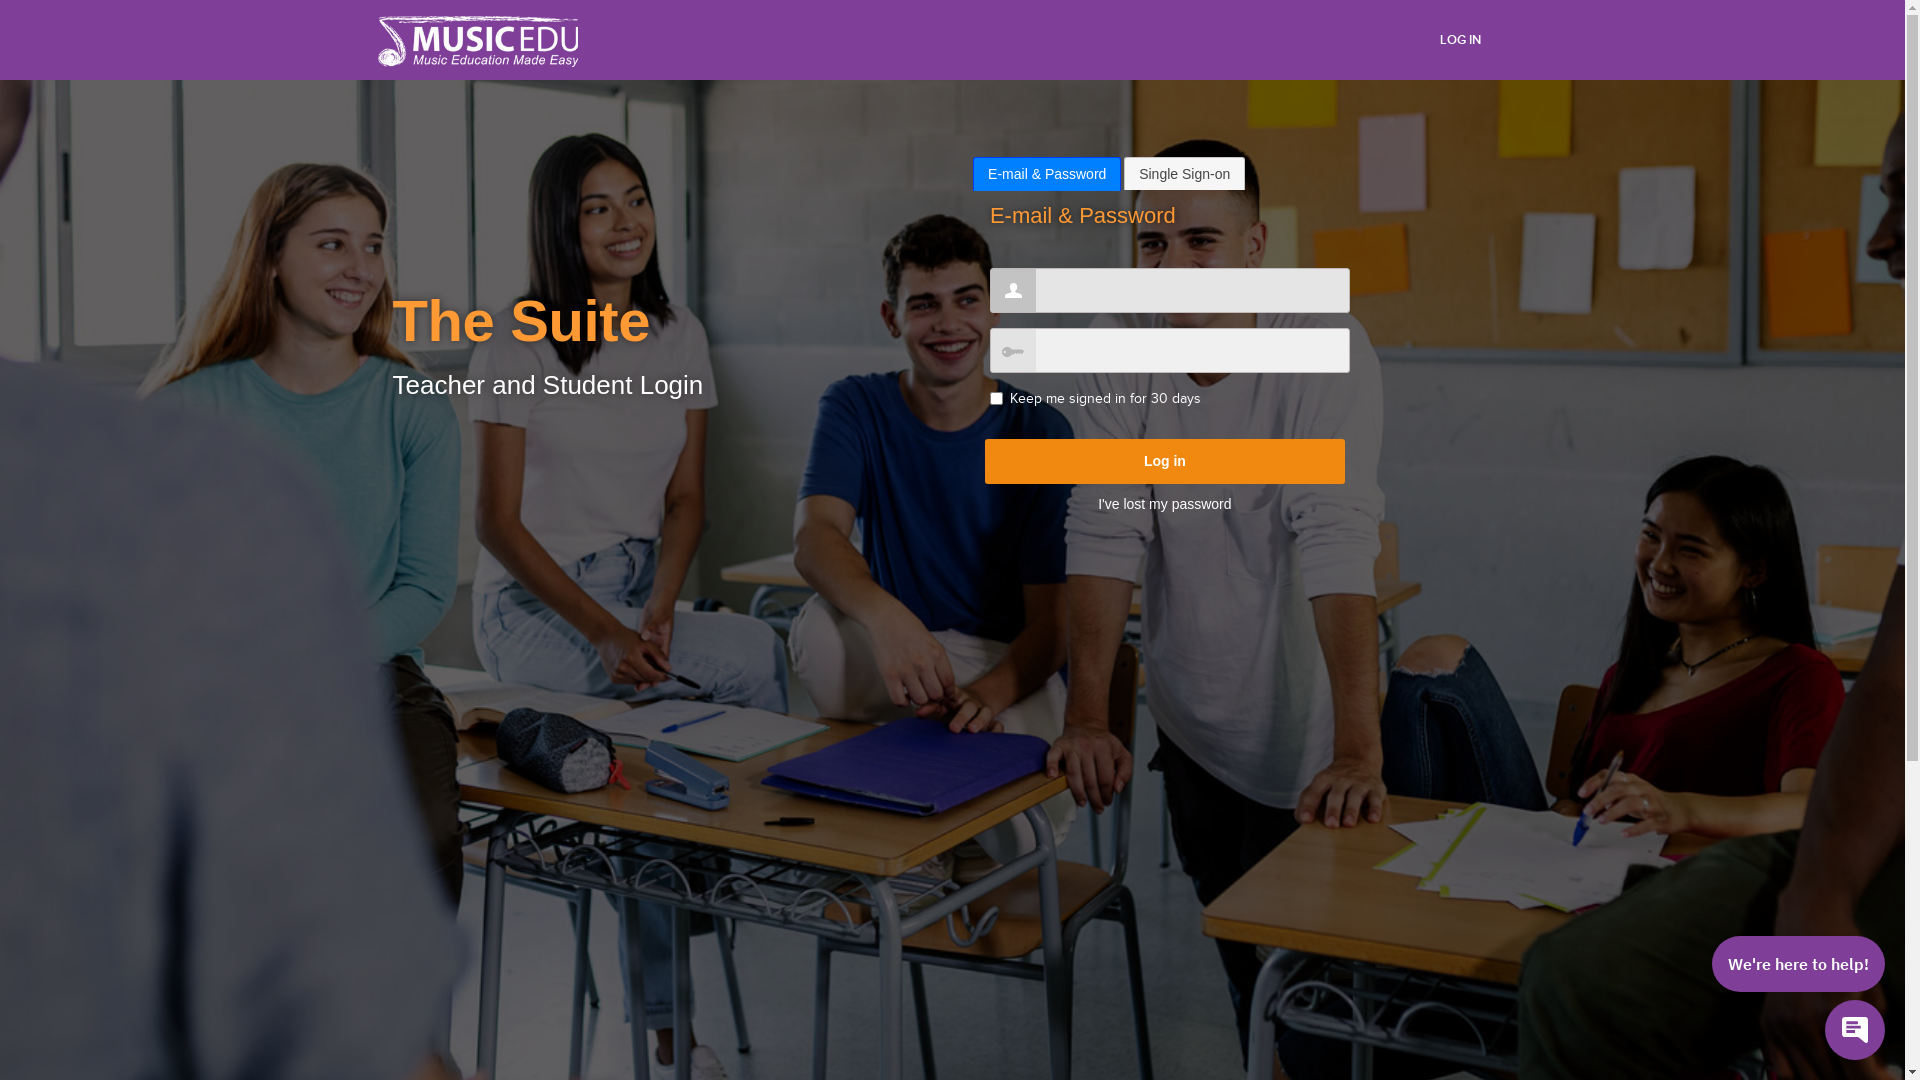  I want to click on 'LOG IN', so click(1459, 39).